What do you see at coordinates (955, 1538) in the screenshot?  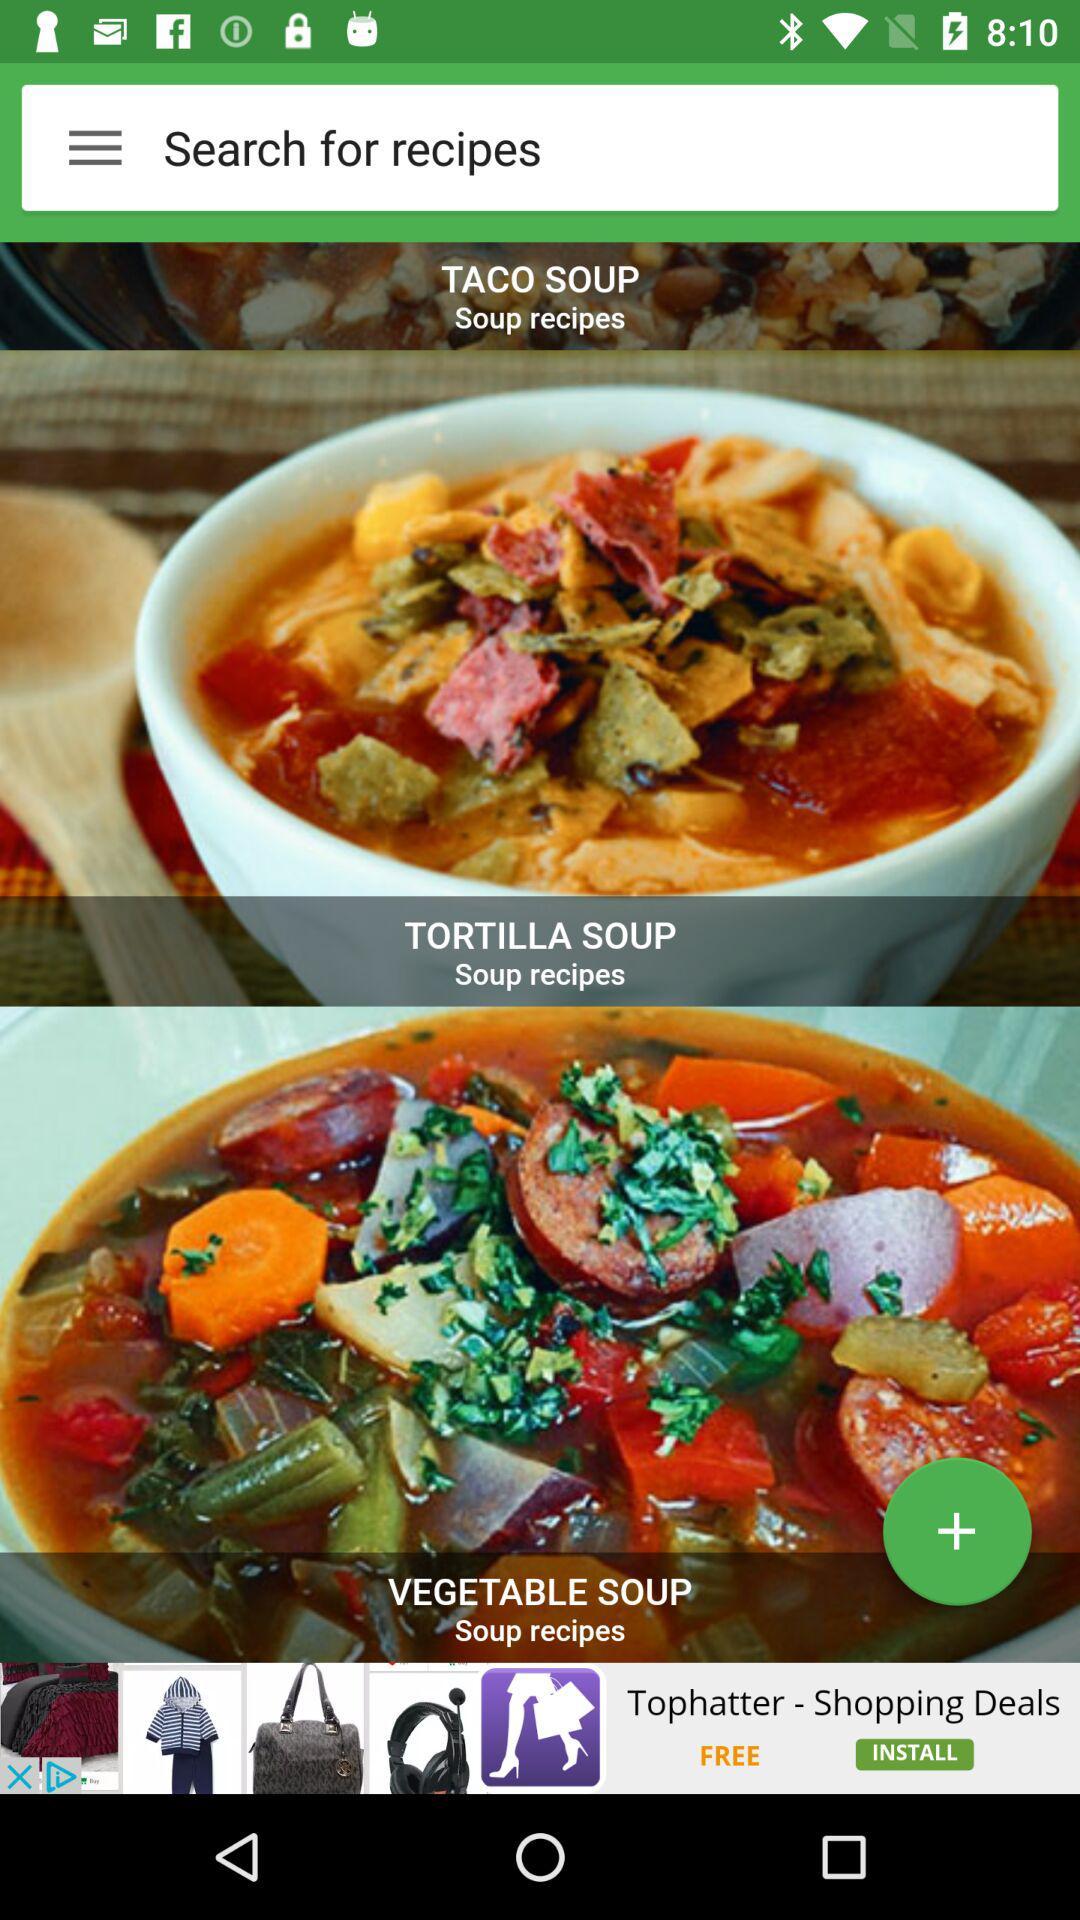 I see `the add icon` at bounding box center [955, 1538].